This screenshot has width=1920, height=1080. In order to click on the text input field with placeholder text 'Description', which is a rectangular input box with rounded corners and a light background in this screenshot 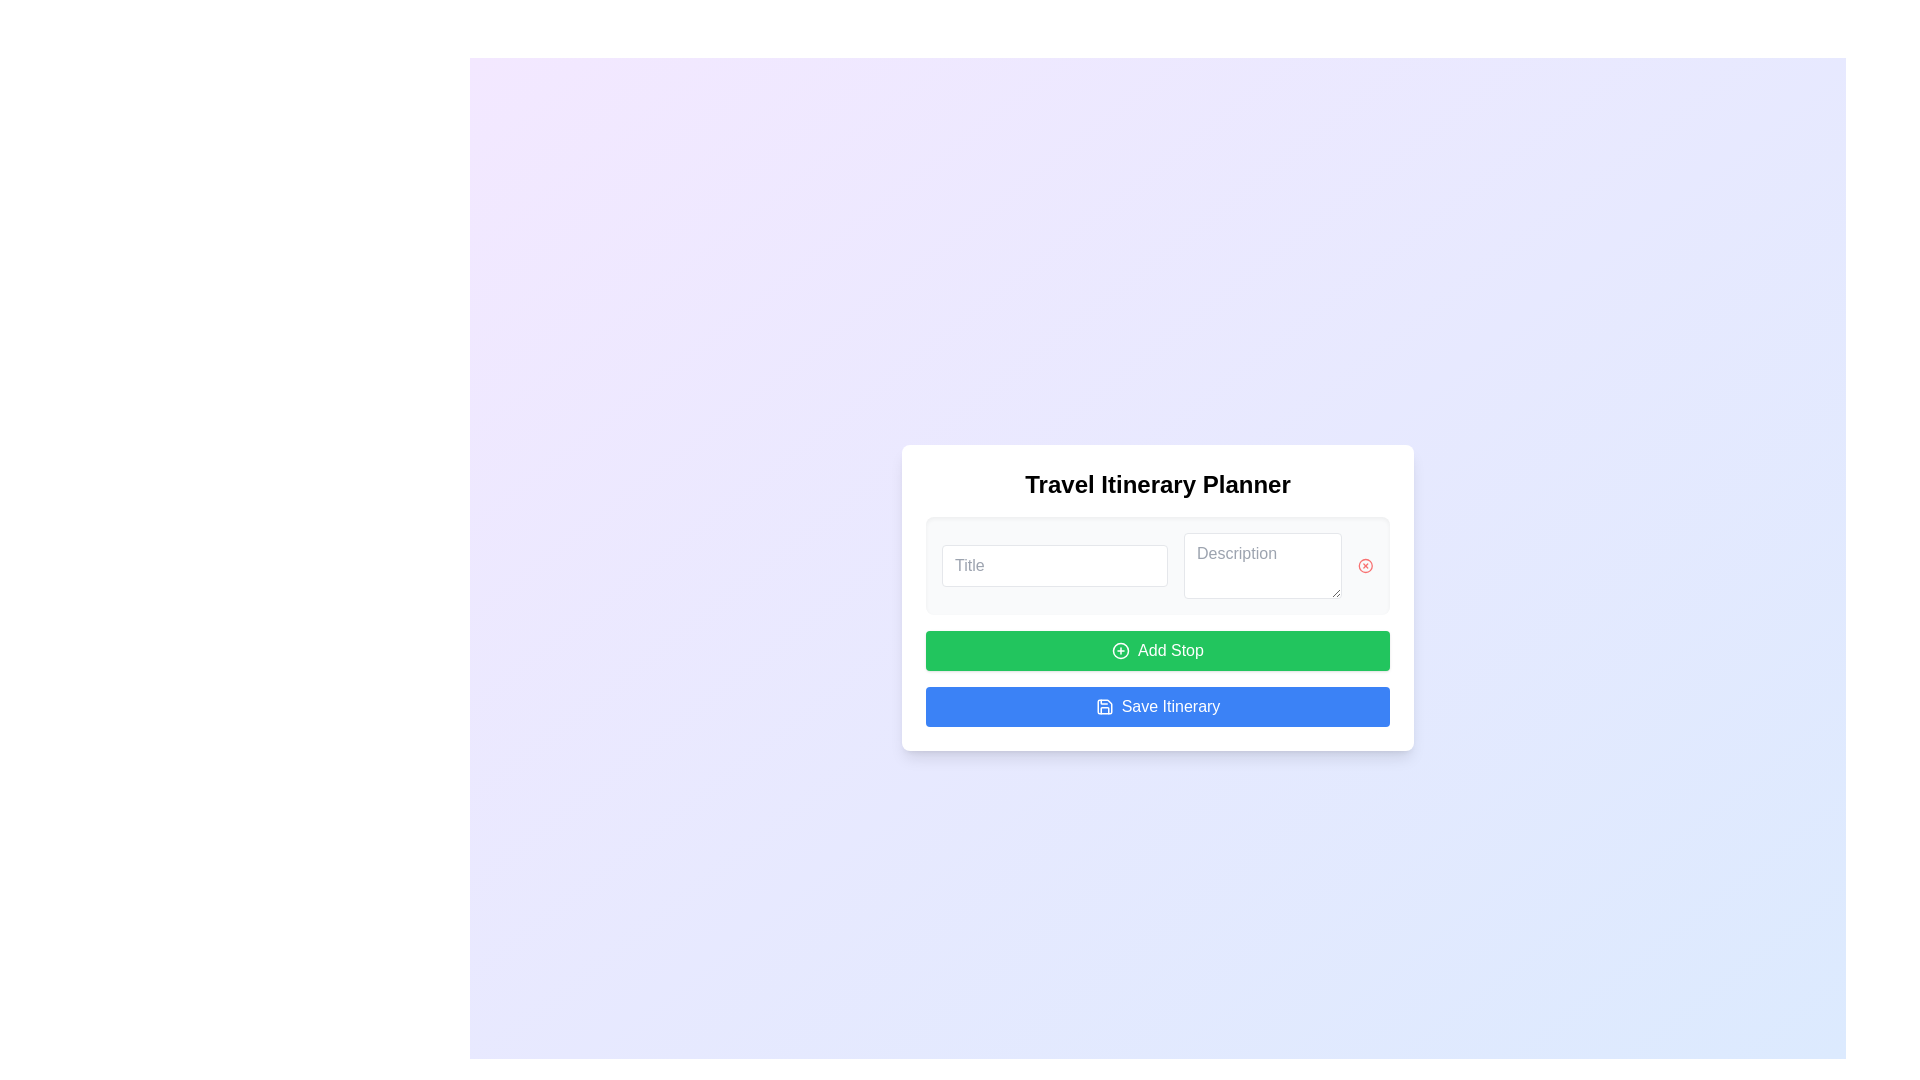, I will do `click(1262, 566)`.